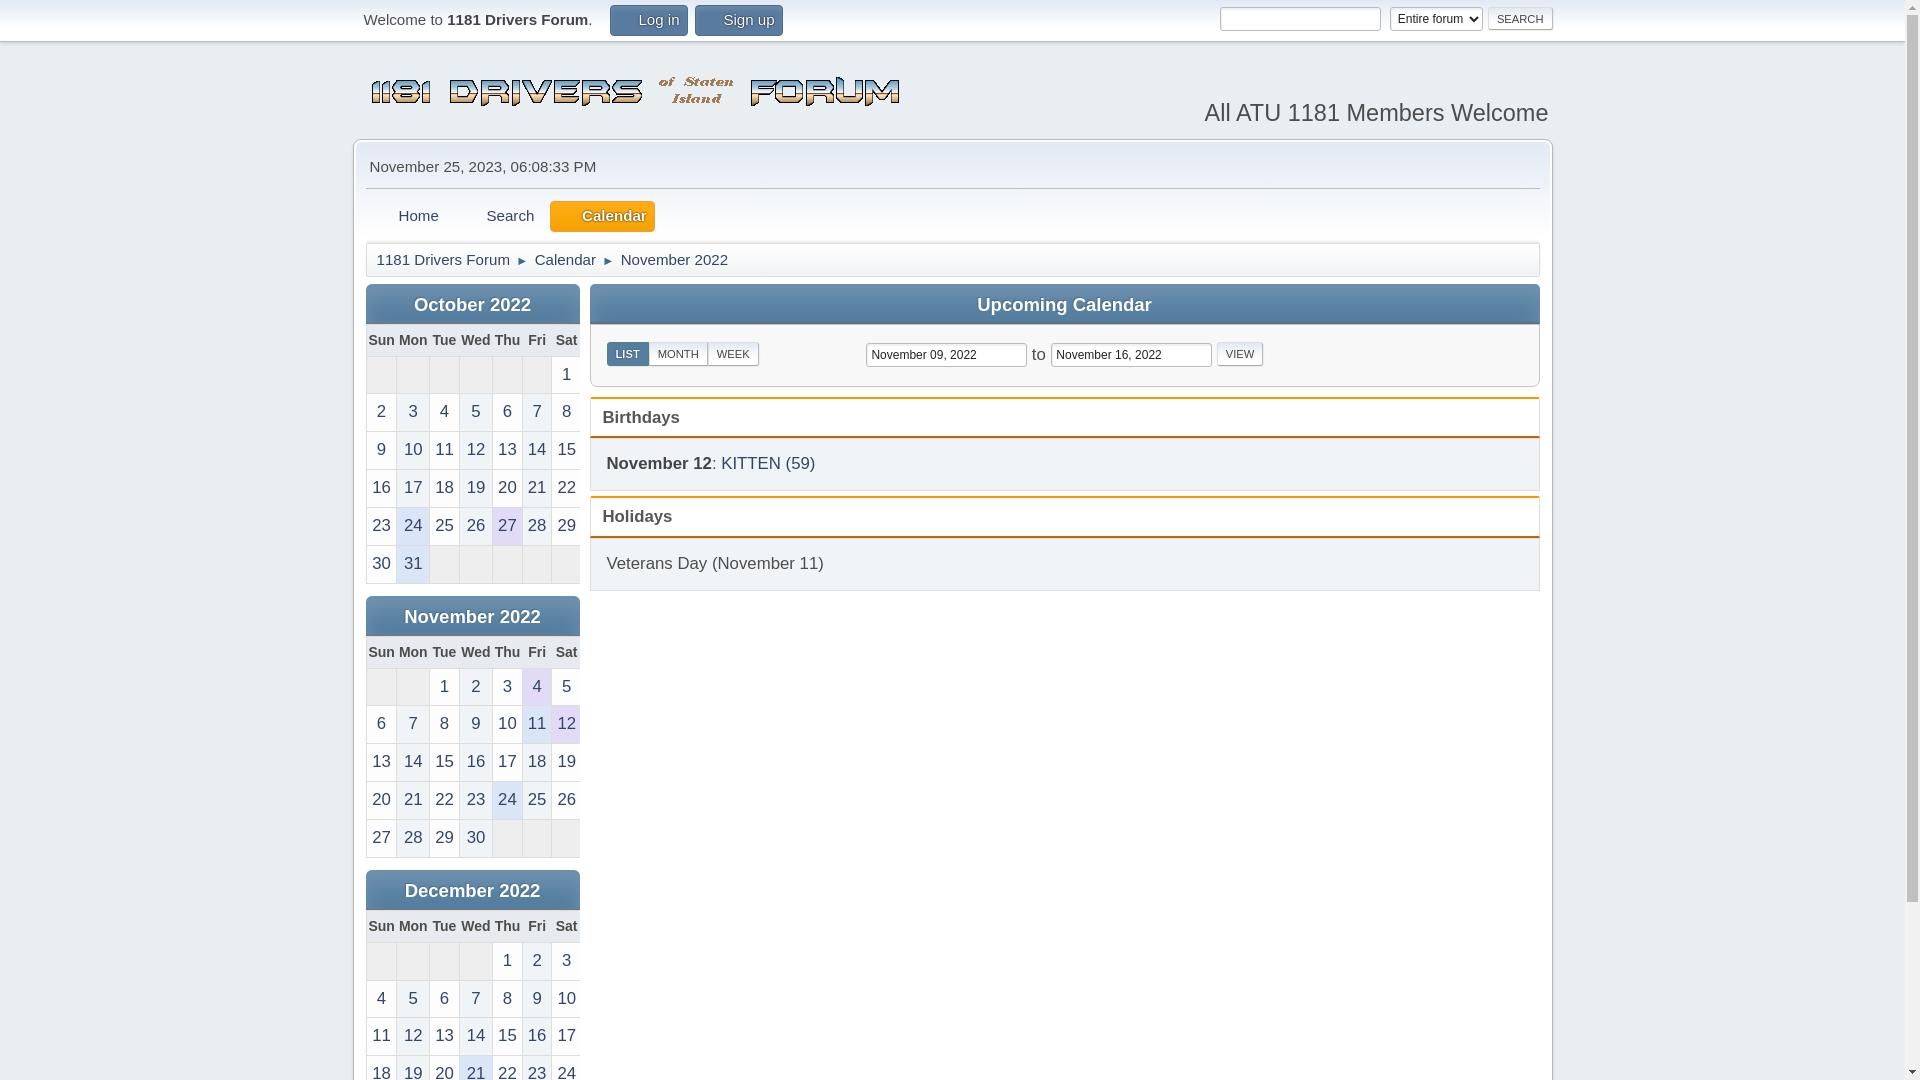 The height and width of the screenshot is (1080, 1920). What do you see at coordinates (443, 525) in the screenshot?
I see `'25'` at bounding box center [443, 525].